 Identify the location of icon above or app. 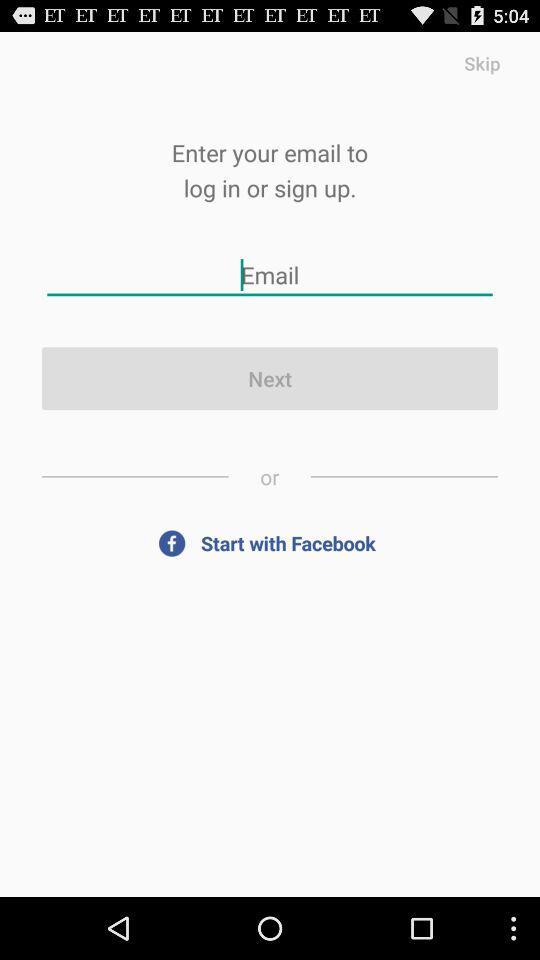
(270, 377).